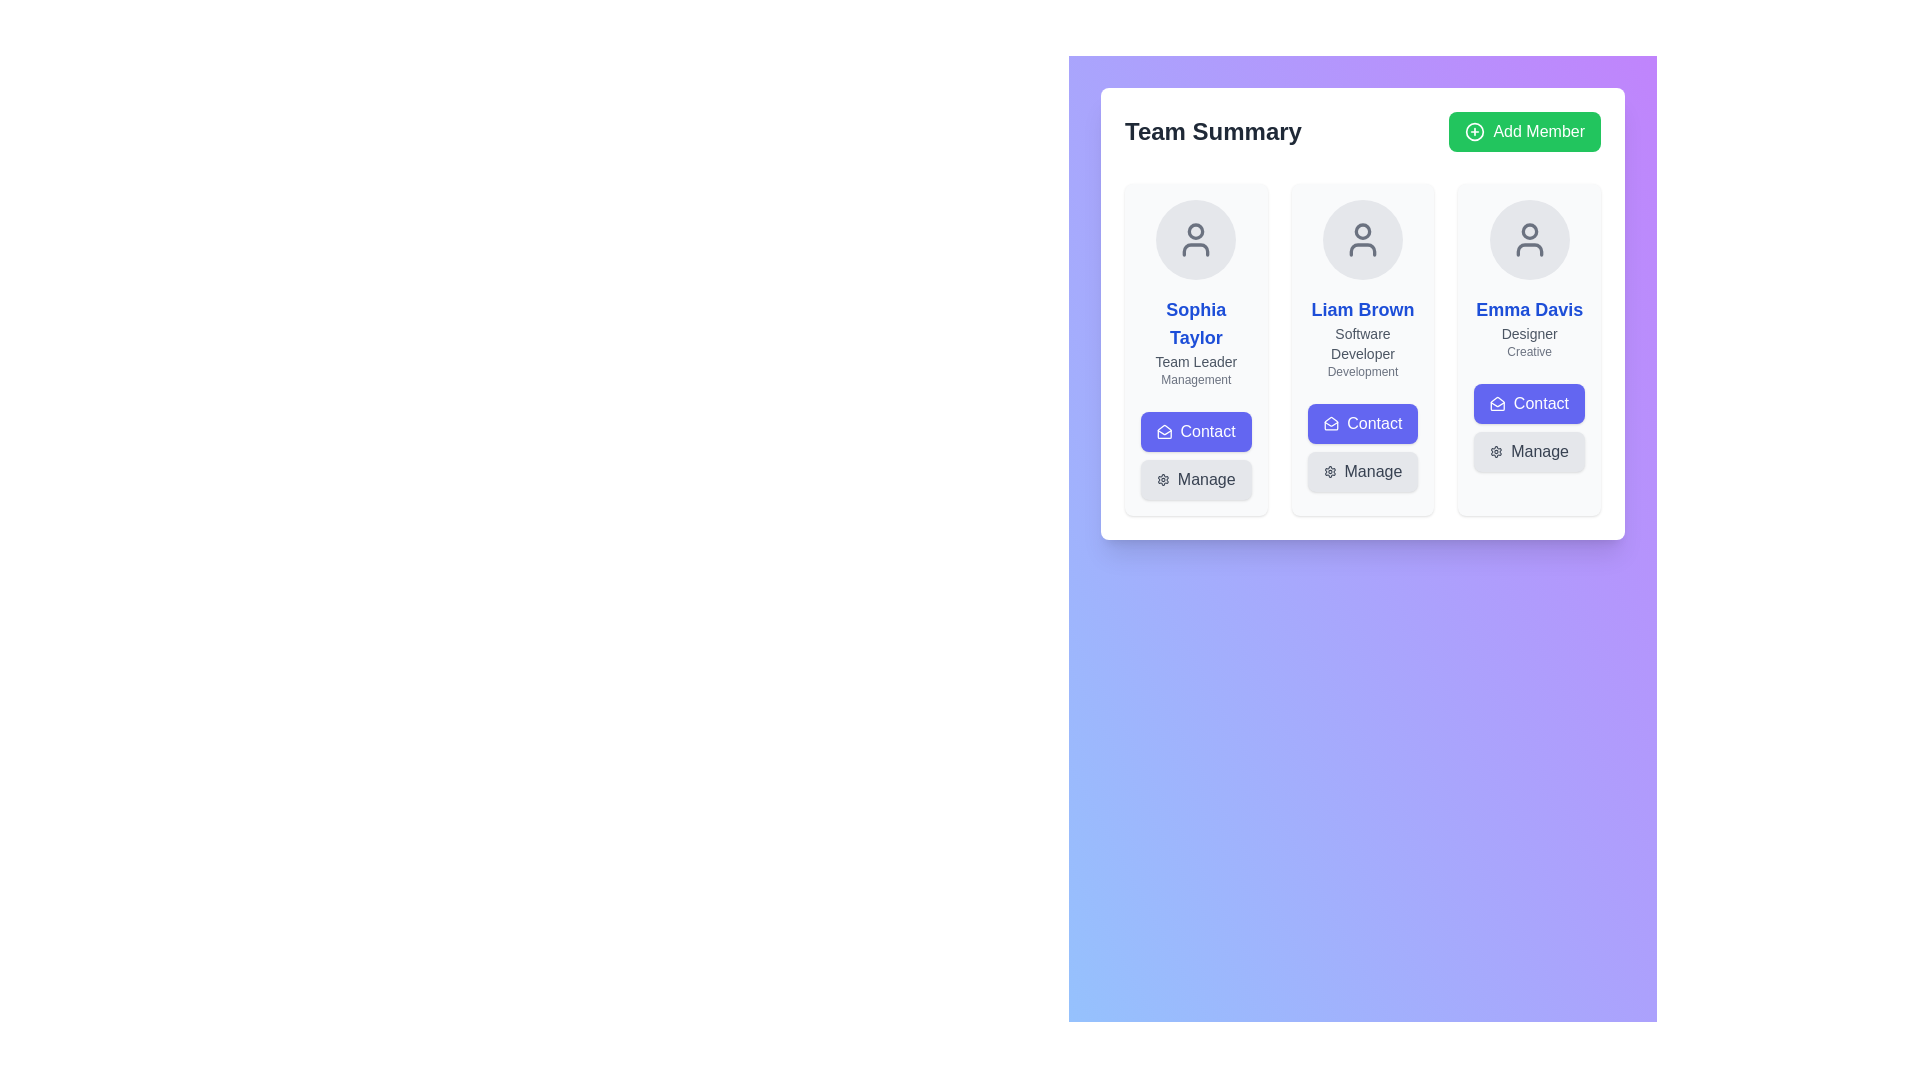  Describe the element at coordinates (1475, 131) in the screenshot. I see `the circular icon with a light green border located to the left of the 'Add Member' button in the 'Team Summary' section` at that location.